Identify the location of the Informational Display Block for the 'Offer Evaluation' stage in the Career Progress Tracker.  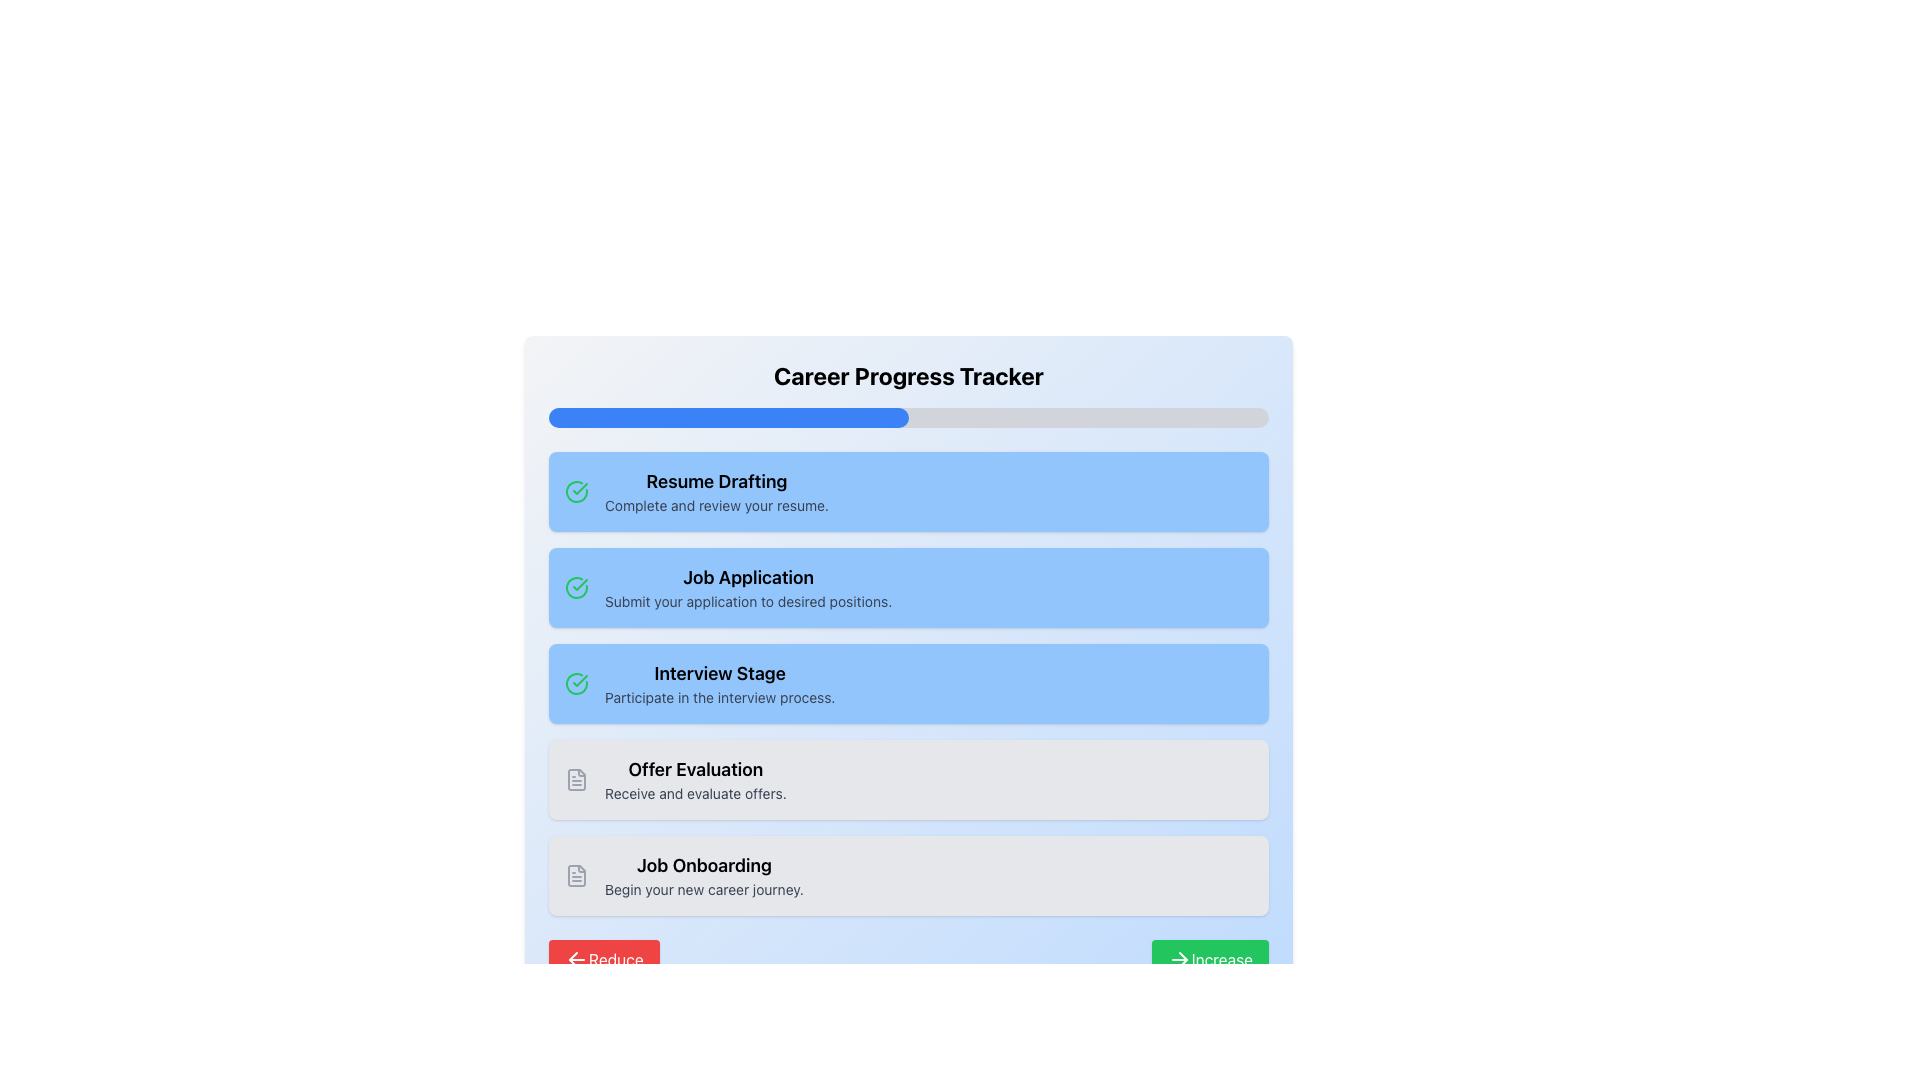
(695, 778).